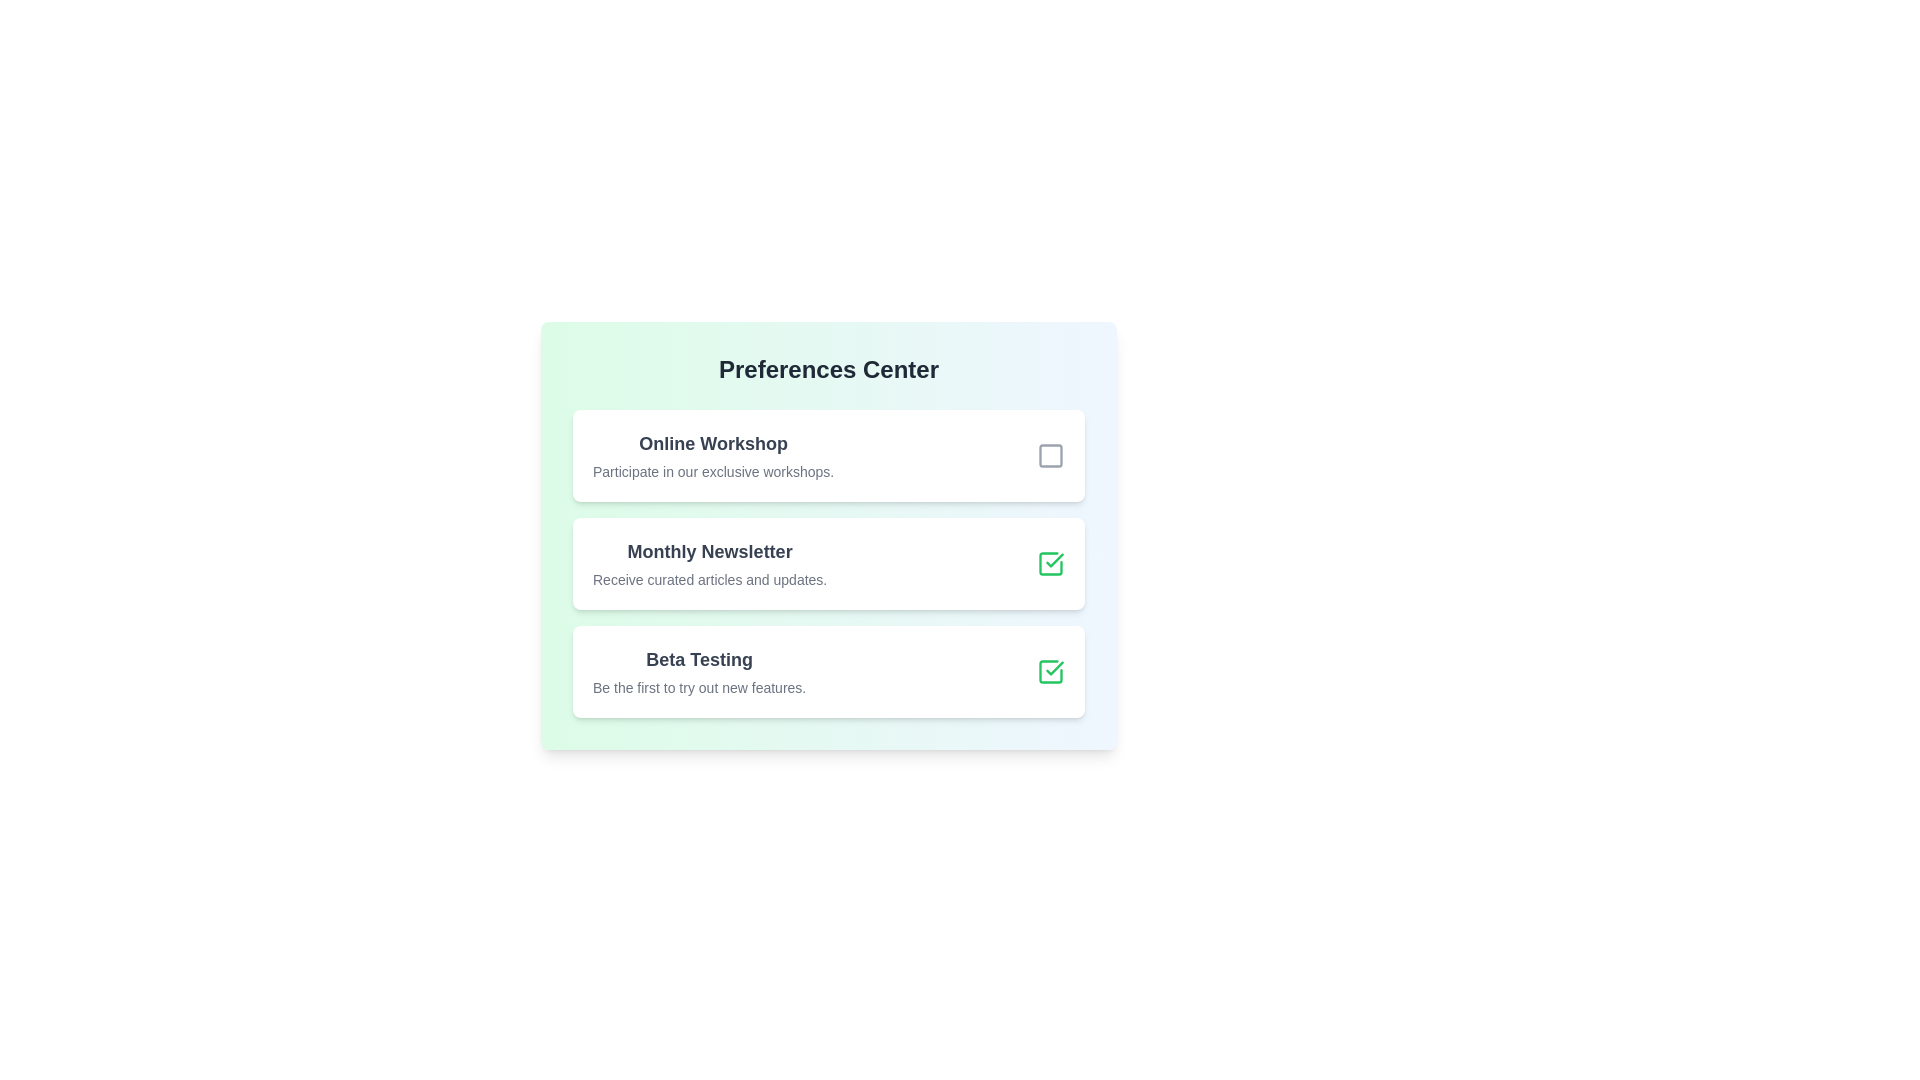 This screenshot has width=1920, height=1080. I want to click on the 'Monthly Newsletter' text label, which is the second option in a vertically stacked list, located below 'Online Workshop' and above 'Beta Testing', so click(710, 563).